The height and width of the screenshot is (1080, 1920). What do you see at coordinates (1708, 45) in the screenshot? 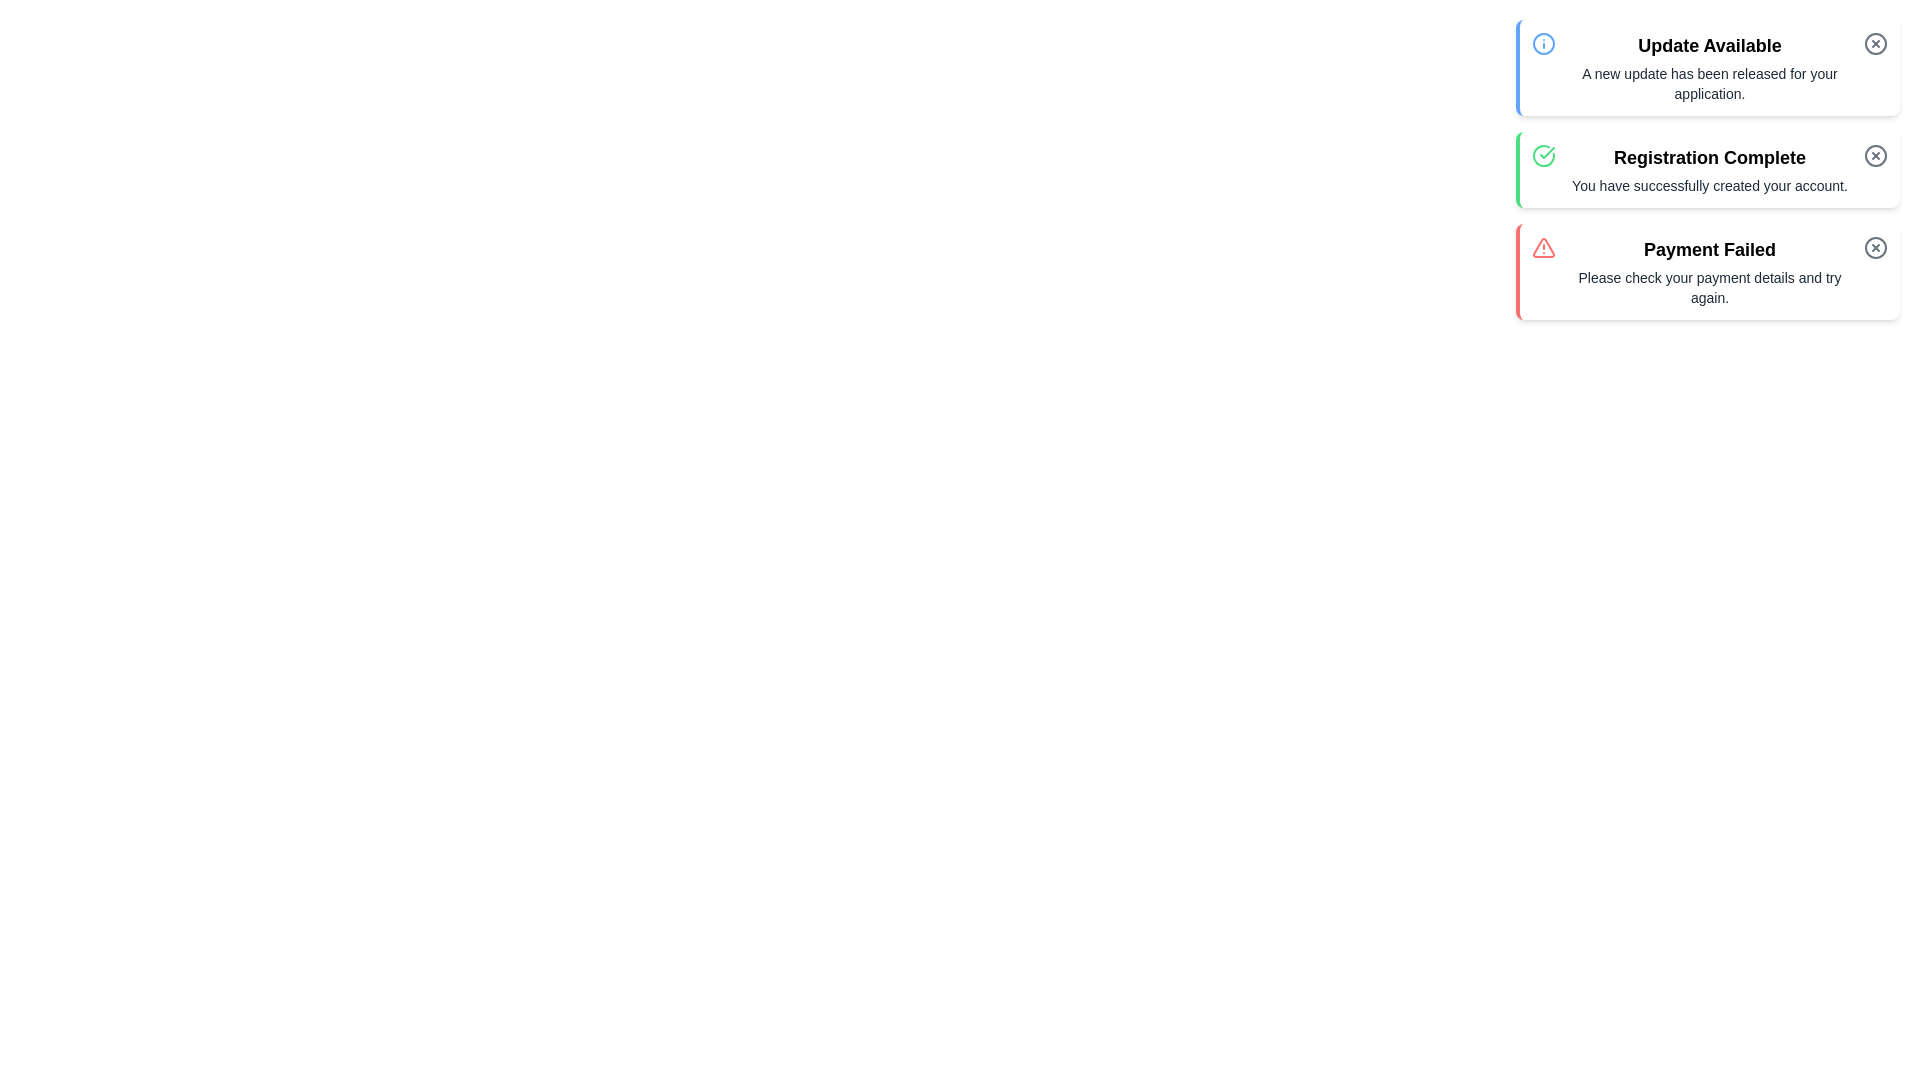
I see `the 'Update Available' text label, which is prominently displayed in bold black font at the top of the first notification card` at bounding box center [1708, 45].